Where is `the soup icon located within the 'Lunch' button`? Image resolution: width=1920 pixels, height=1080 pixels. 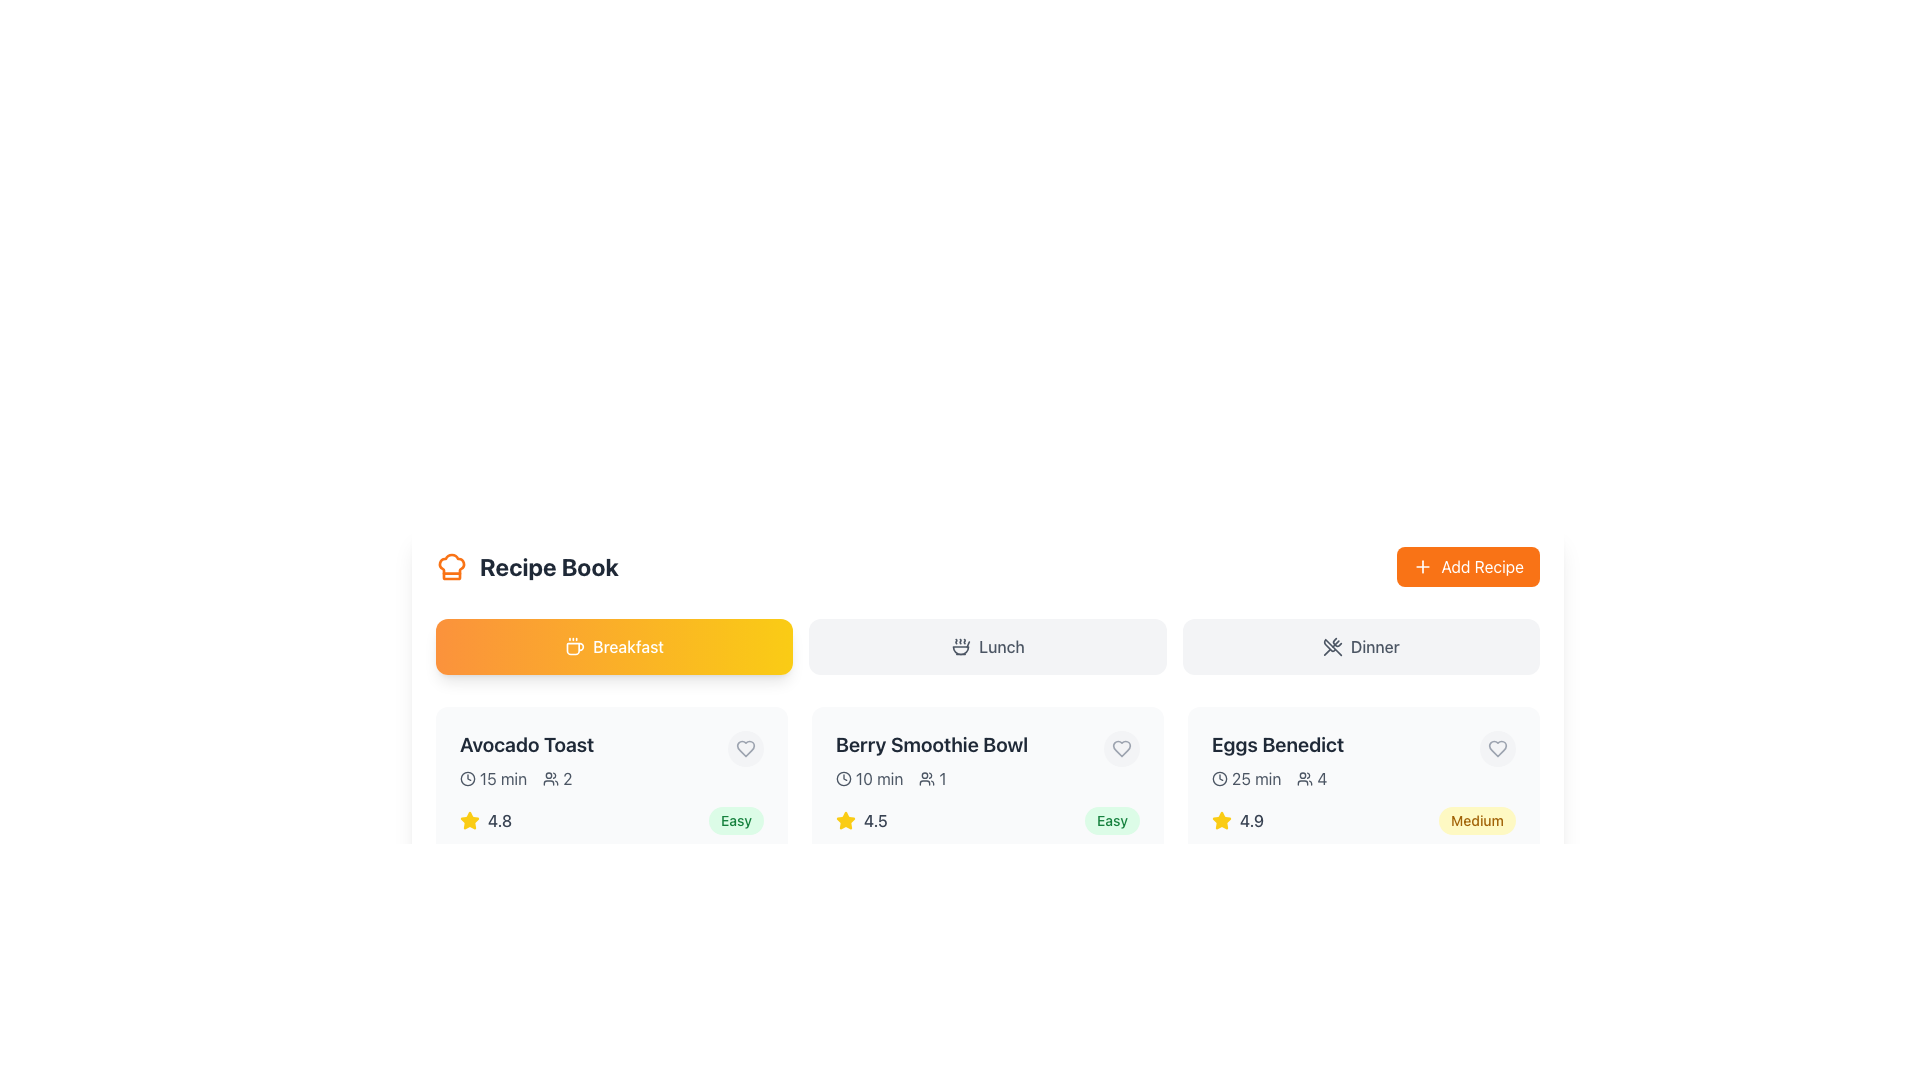 the soup icon located within the 'Lunch' button is located at coordinates (961, 647).